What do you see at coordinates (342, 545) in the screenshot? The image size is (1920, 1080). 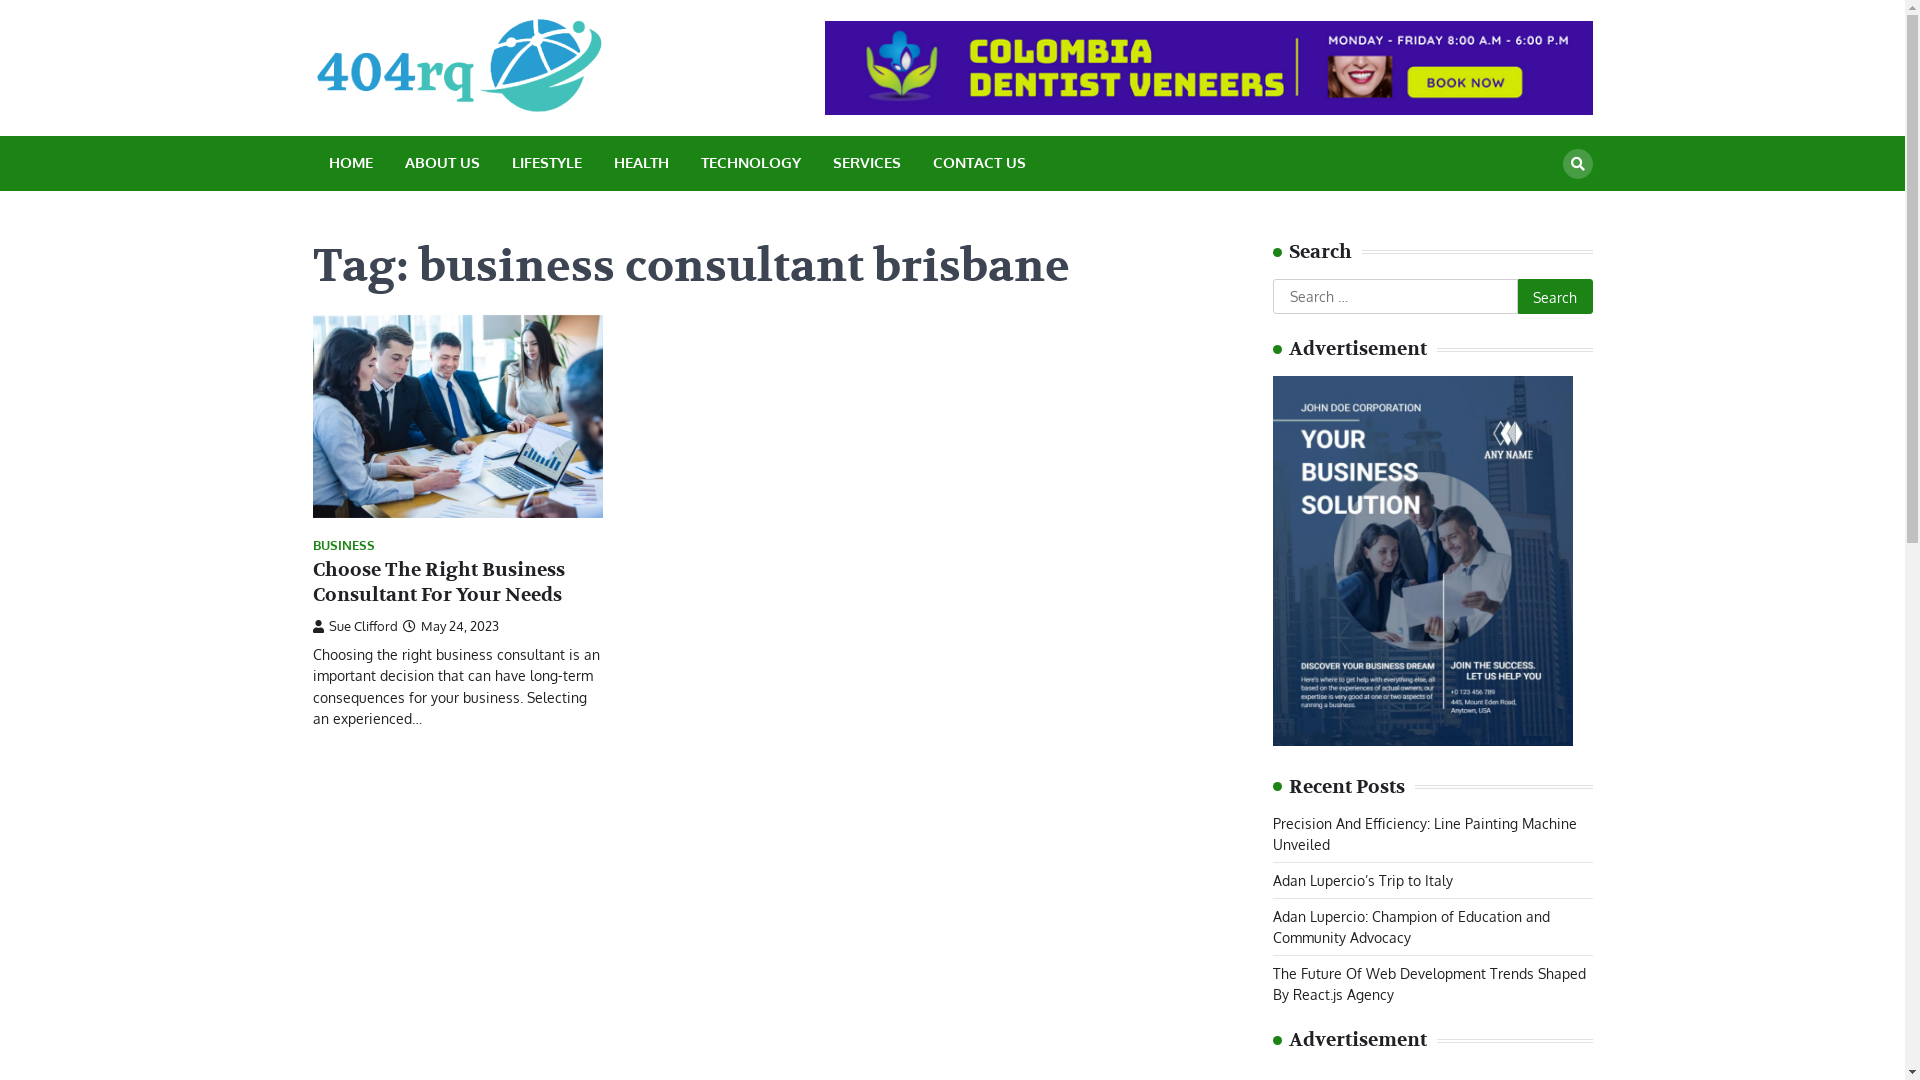 I see `'BUSINESS'` at bounding box center [342, 545].